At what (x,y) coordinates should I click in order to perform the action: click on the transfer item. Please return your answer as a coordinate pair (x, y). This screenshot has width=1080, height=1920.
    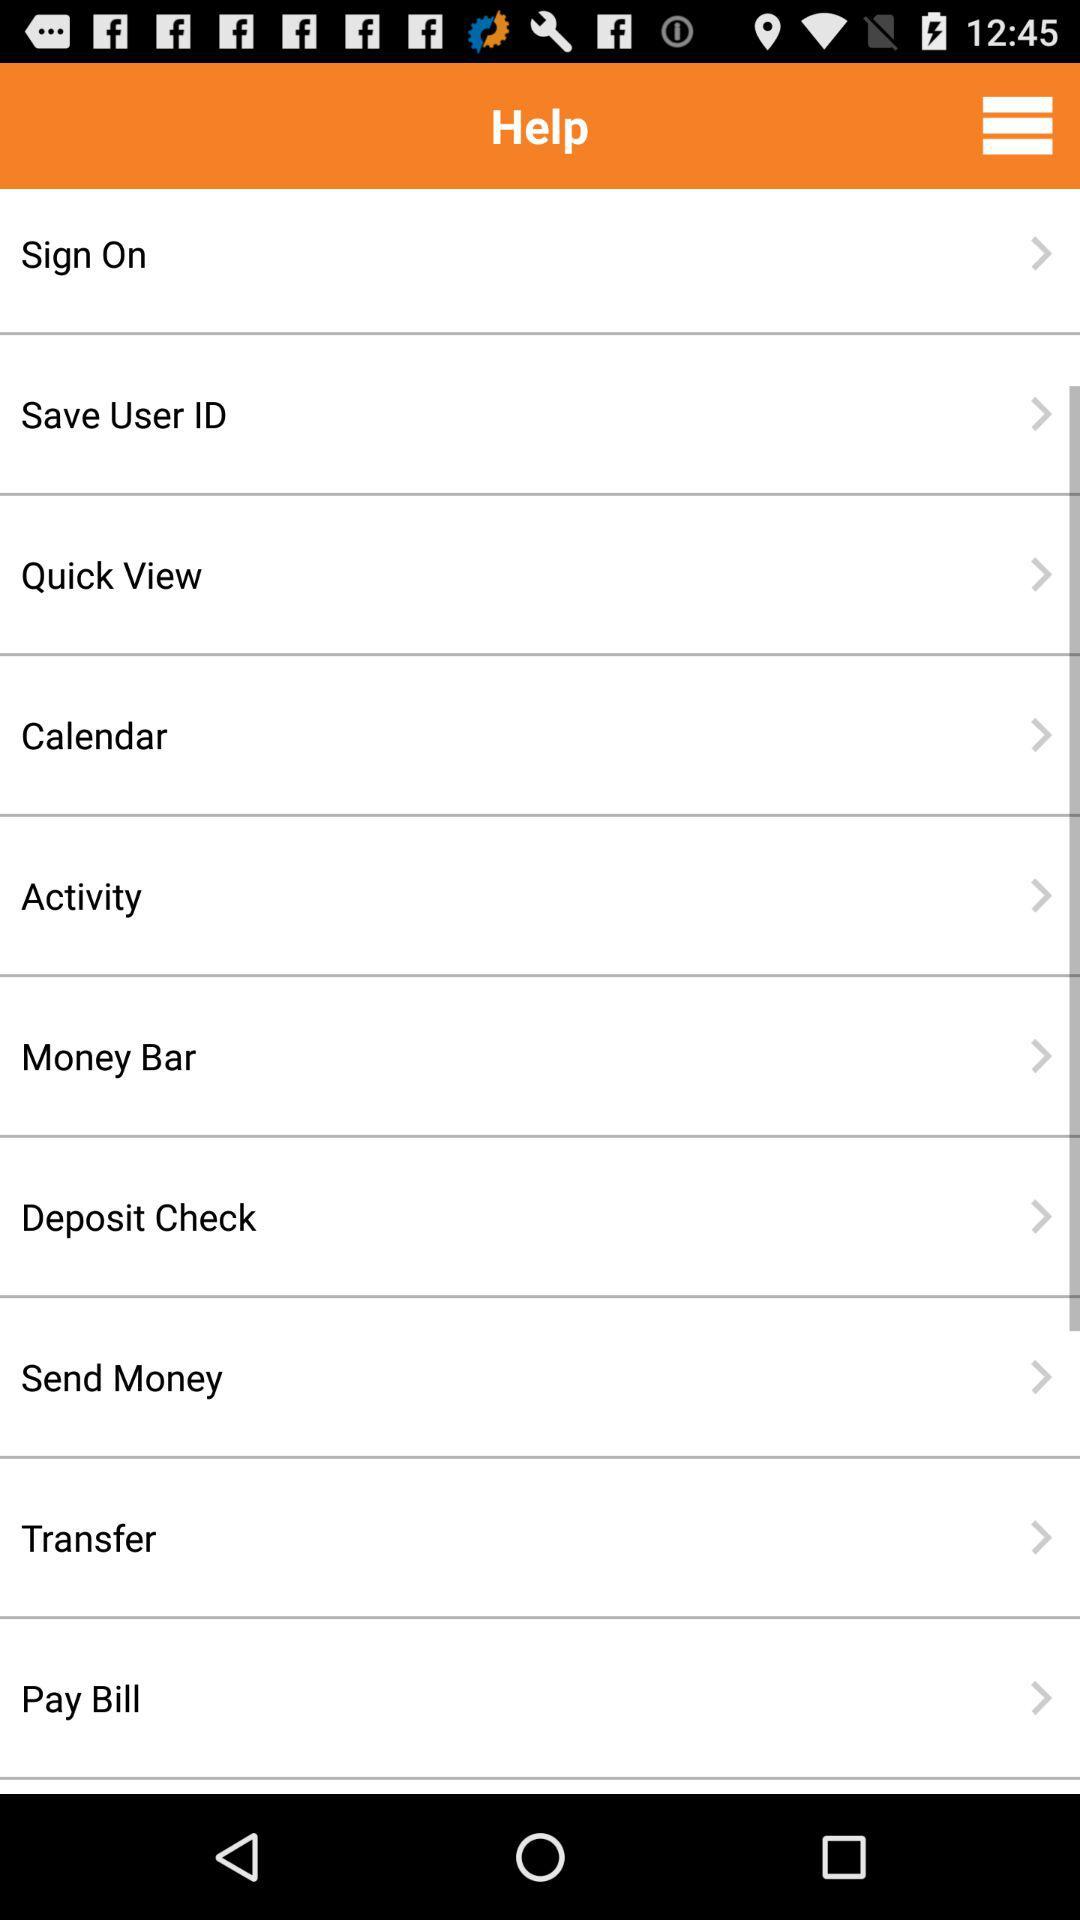
    Looking at the image, I should click on (475, 1536).